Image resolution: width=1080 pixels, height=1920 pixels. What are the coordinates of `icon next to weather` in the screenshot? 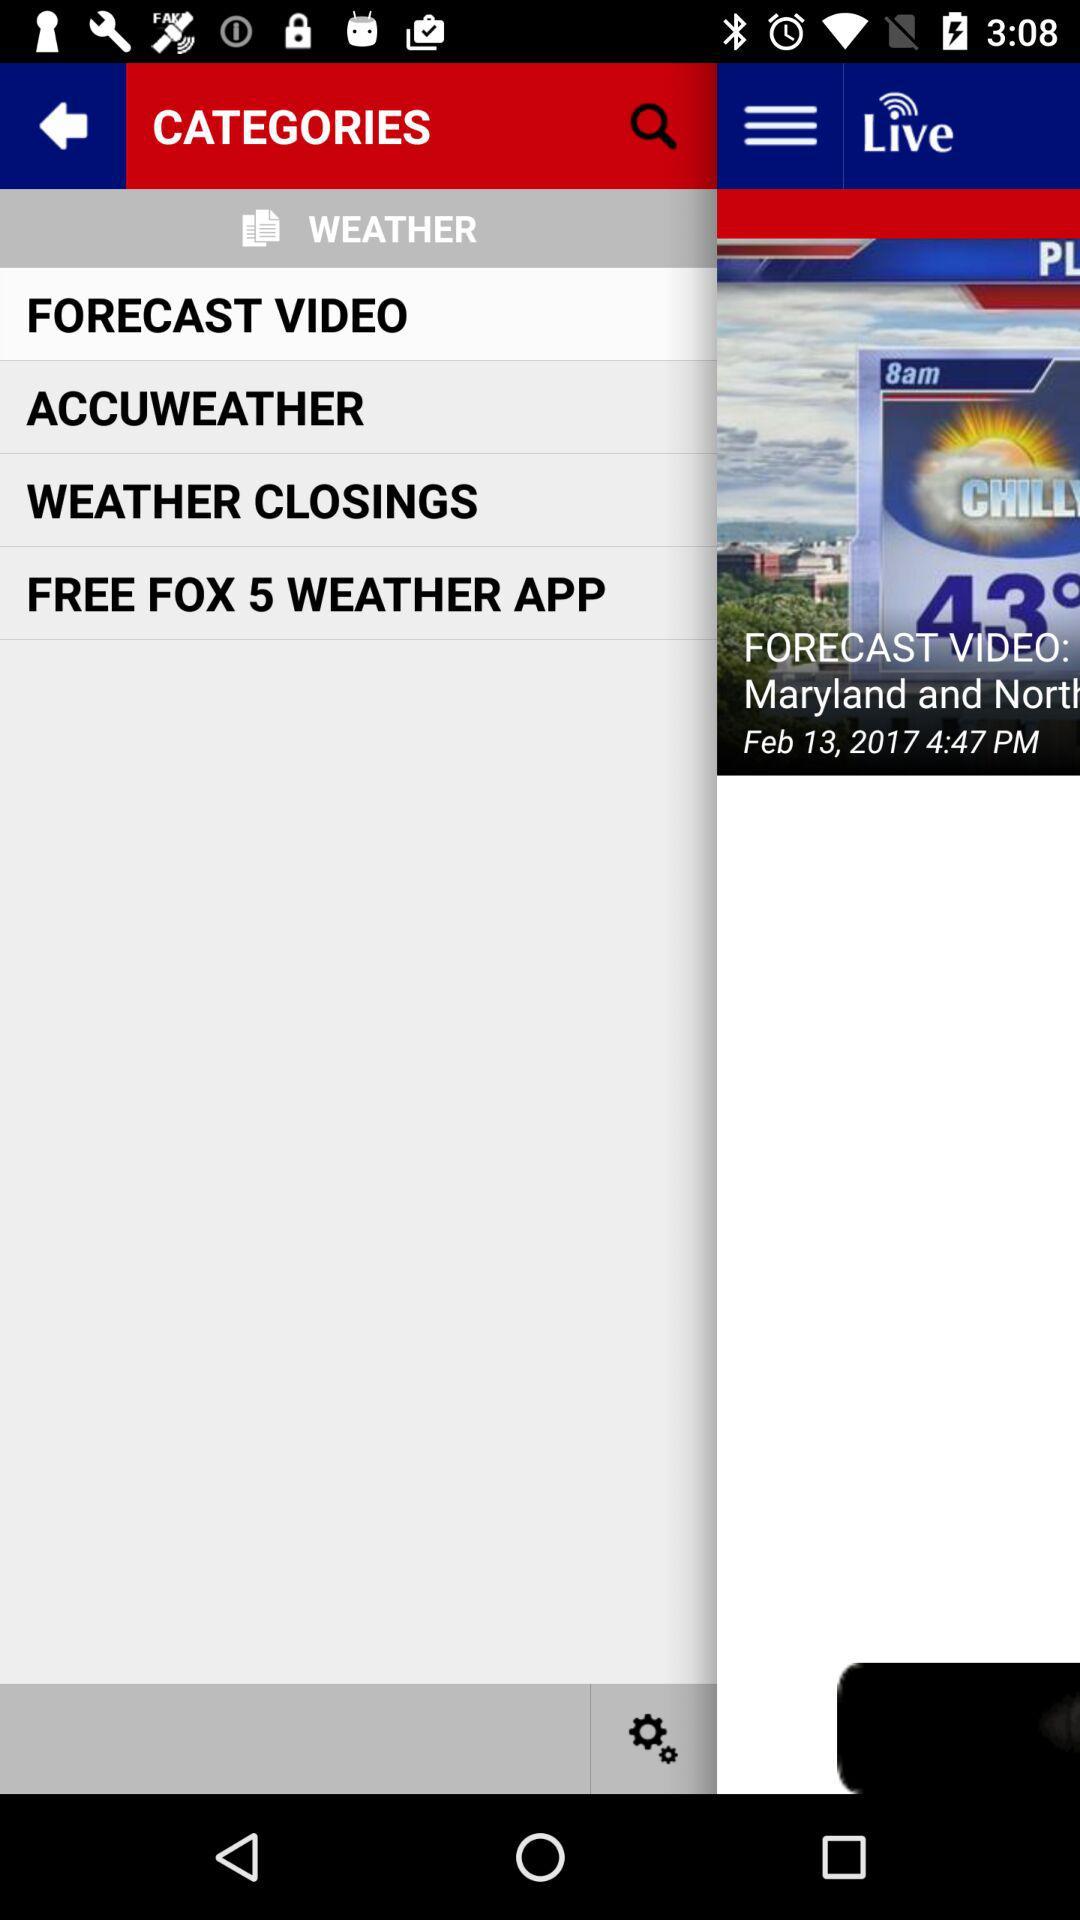 It's located at (654, 124).